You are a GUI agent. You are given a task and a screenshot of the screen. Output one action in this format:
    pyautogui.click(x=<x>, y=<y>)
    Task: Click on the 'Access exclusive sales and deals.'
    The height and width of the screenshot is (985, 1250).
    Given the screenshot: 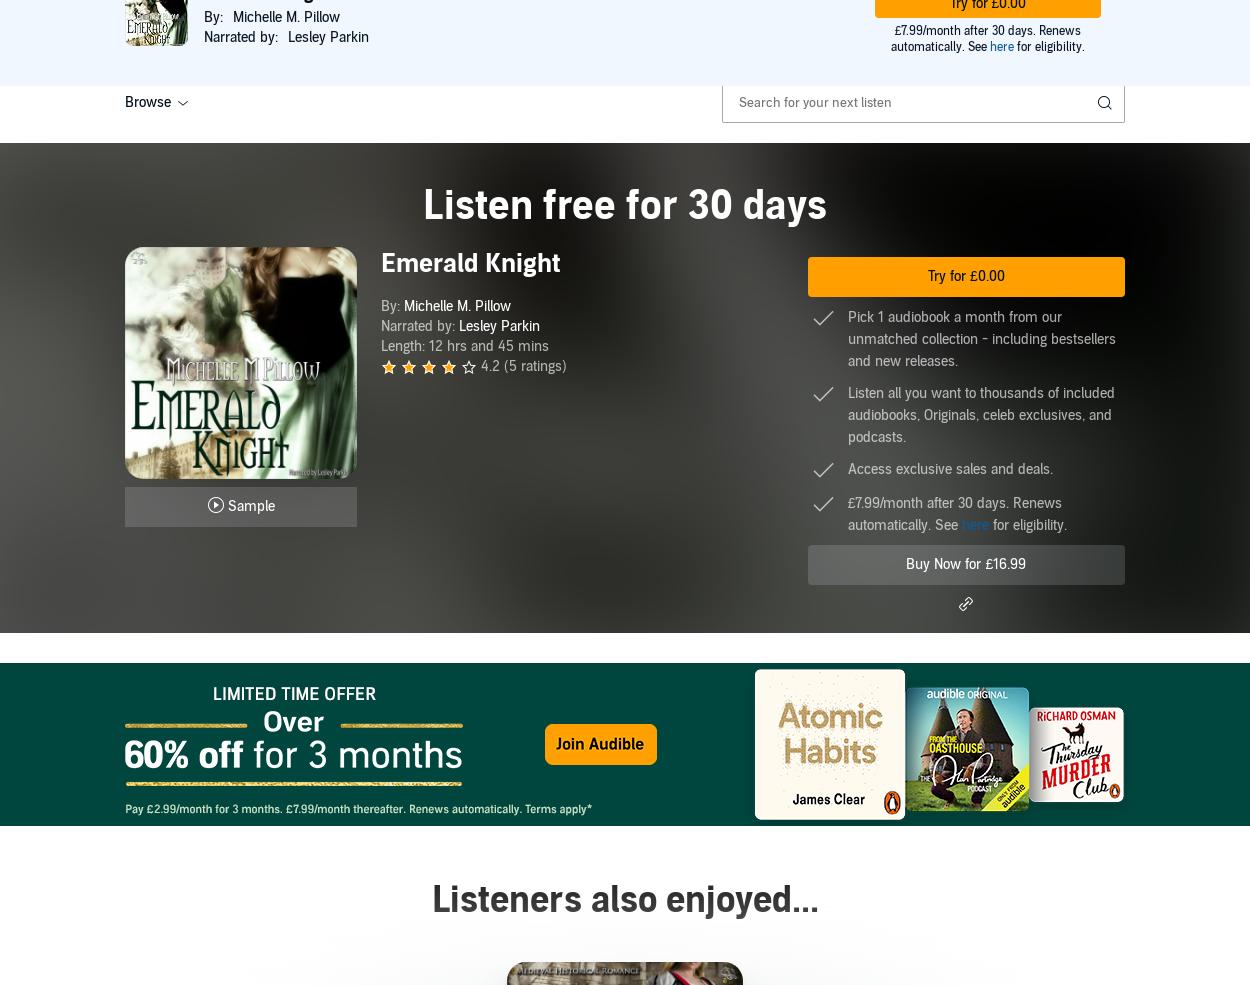 What is the action you would take?
    pyautogui.click(x=948, y=468)
    